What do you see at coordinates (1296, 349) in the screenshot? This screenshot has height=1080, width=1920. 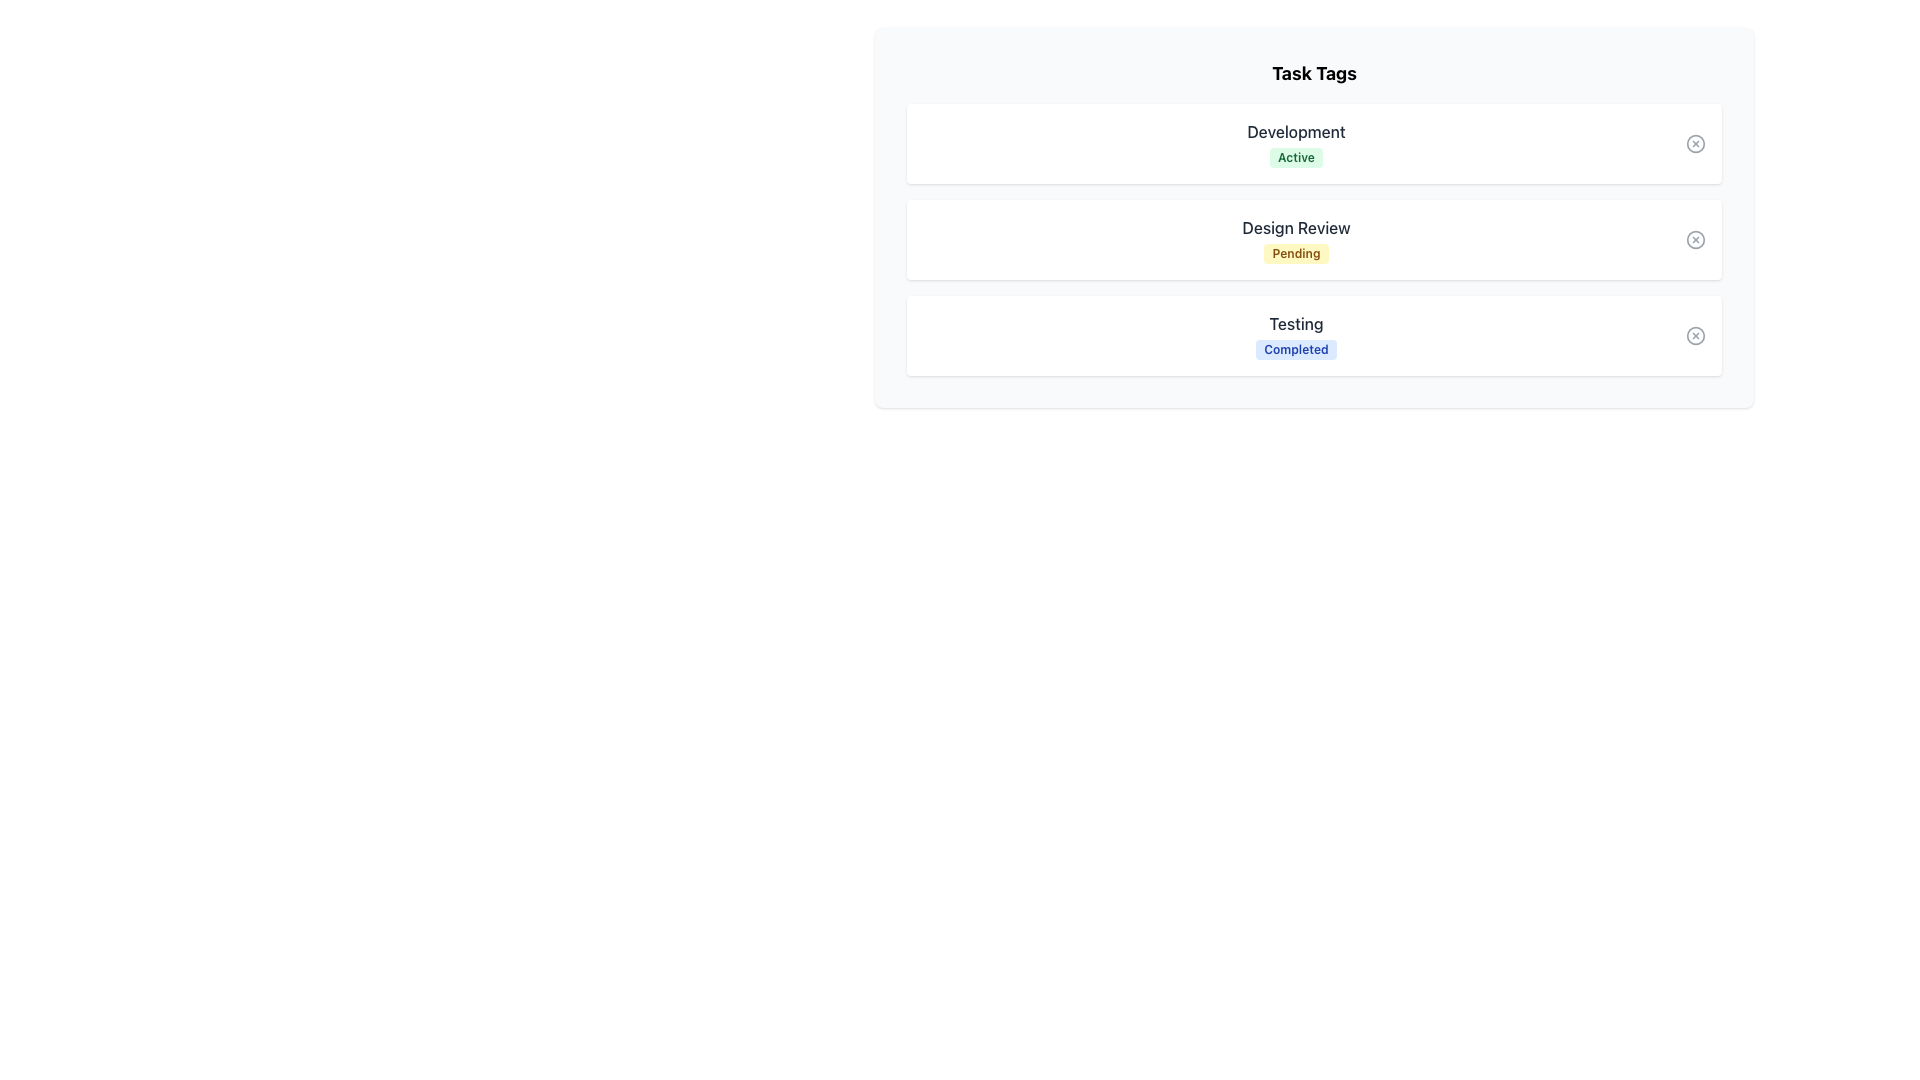 I see `status text from the 'Completed' status badge, which is a light blue rectangular badge with rounded corners located to the right of the 'Testing' text in the third row of the 'Task Tags' list` at bounding box center [1296, 349].